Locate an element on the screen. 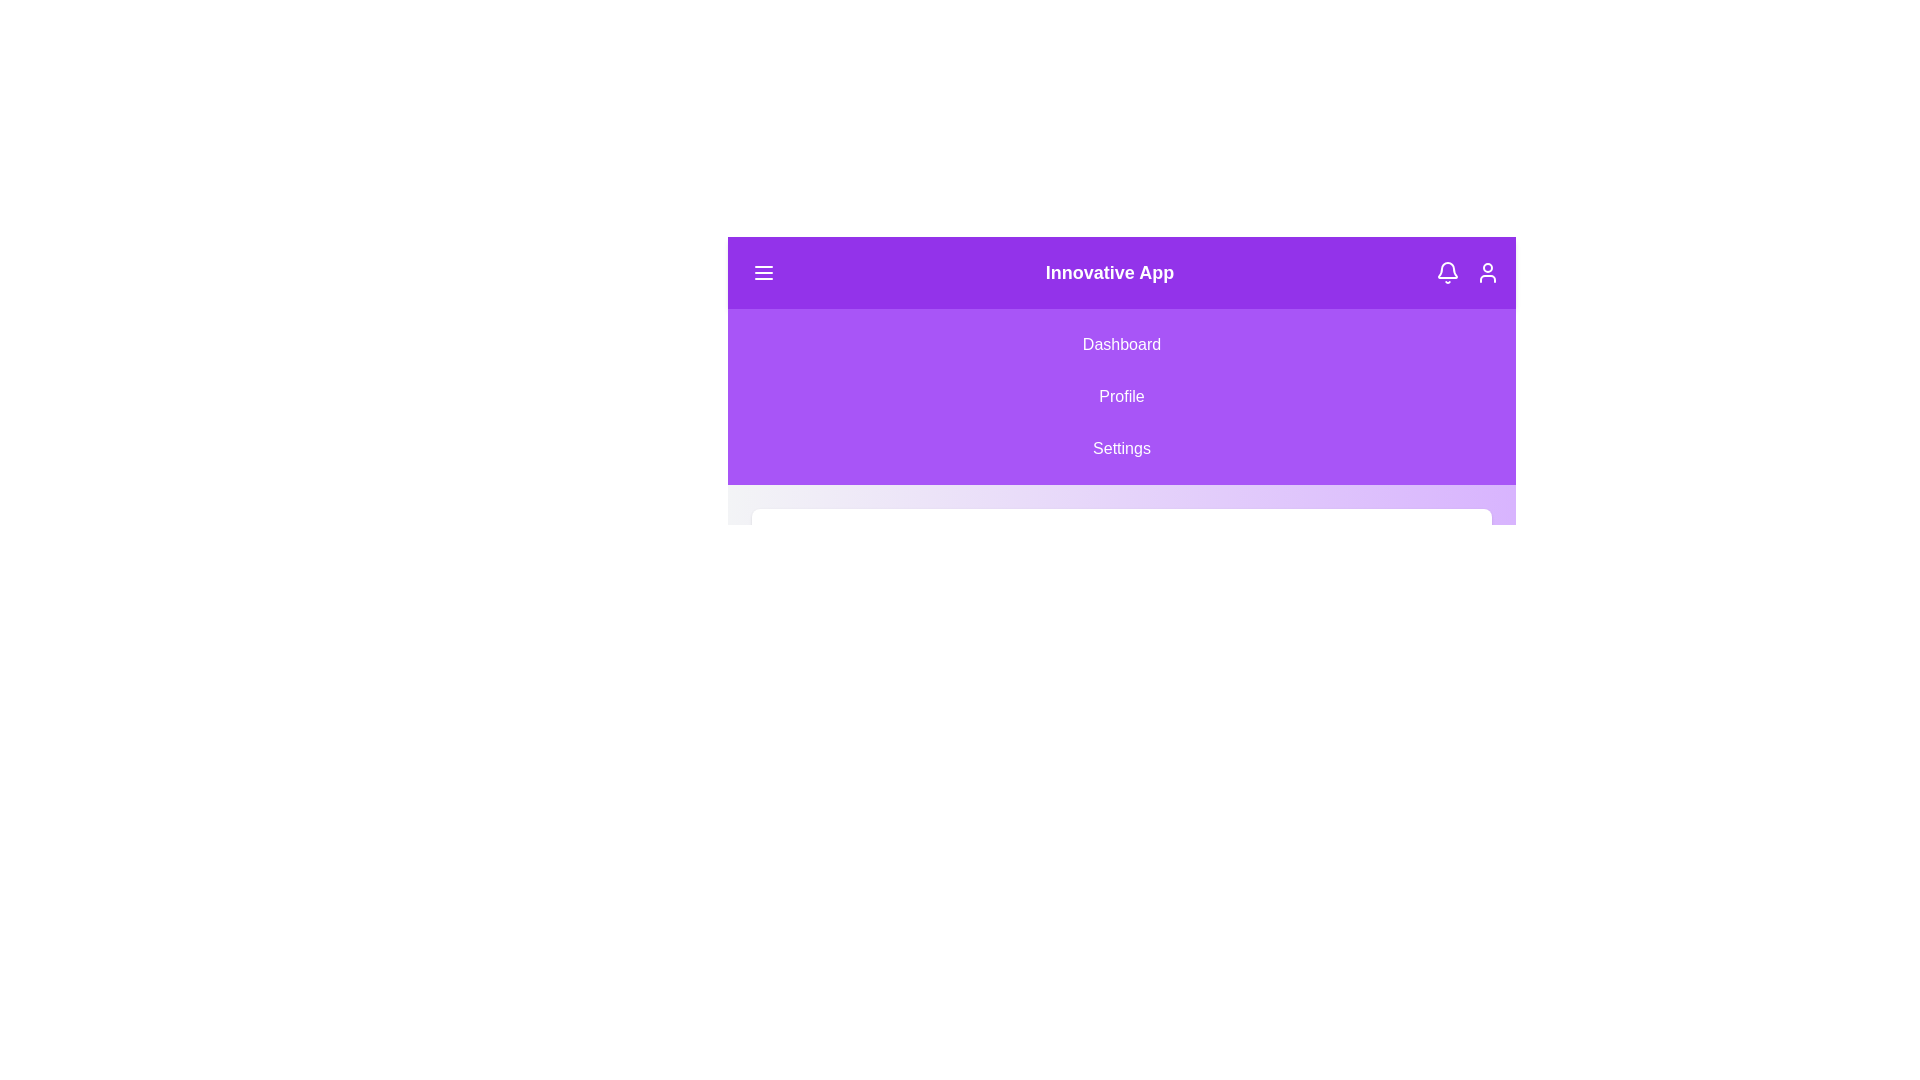 This screenshot has width=1920, height=1080. the user icon to interact with it is located at coordinates (1488, 273).